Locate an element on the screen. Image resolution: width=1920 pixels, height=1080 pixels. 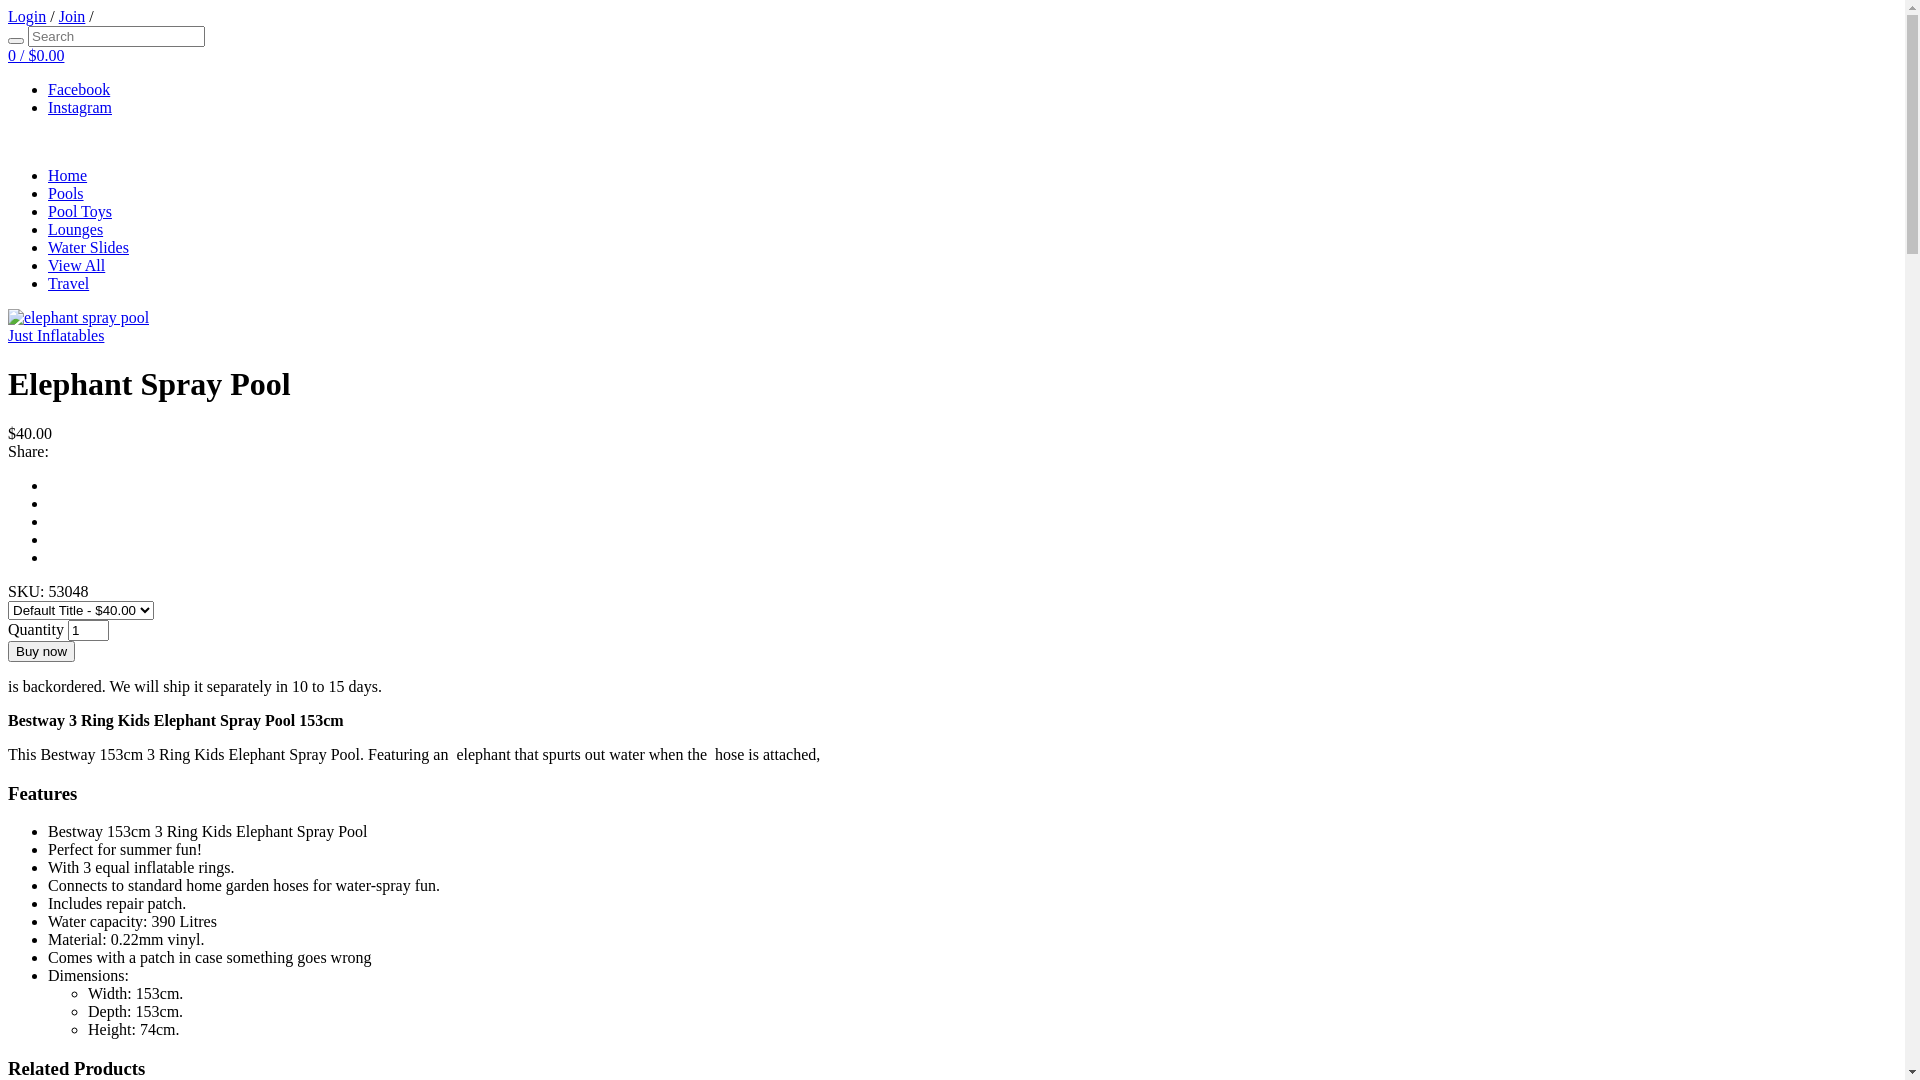
'Home' is located at coordinates (67, 174).